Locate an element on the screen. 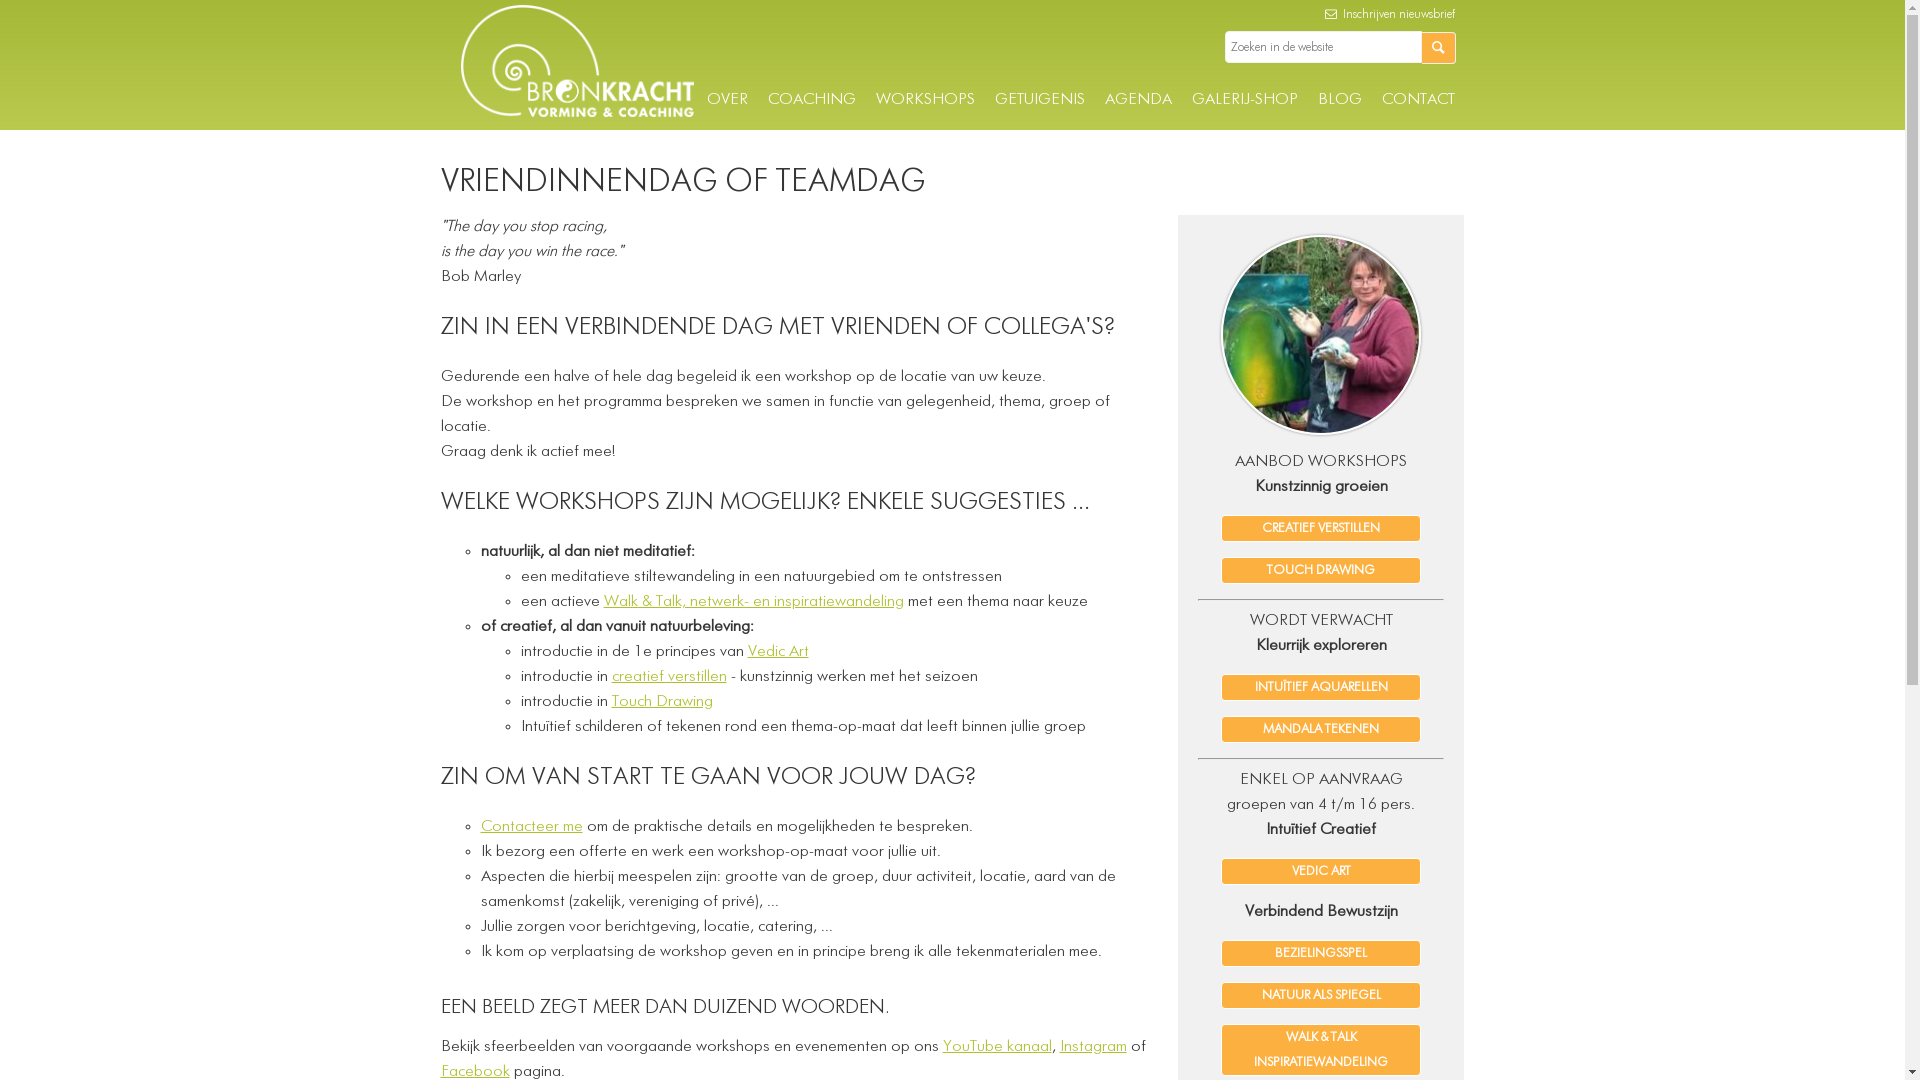  'NATUUR ALS SPIEGEL' is located at coordinates (1320, 995).